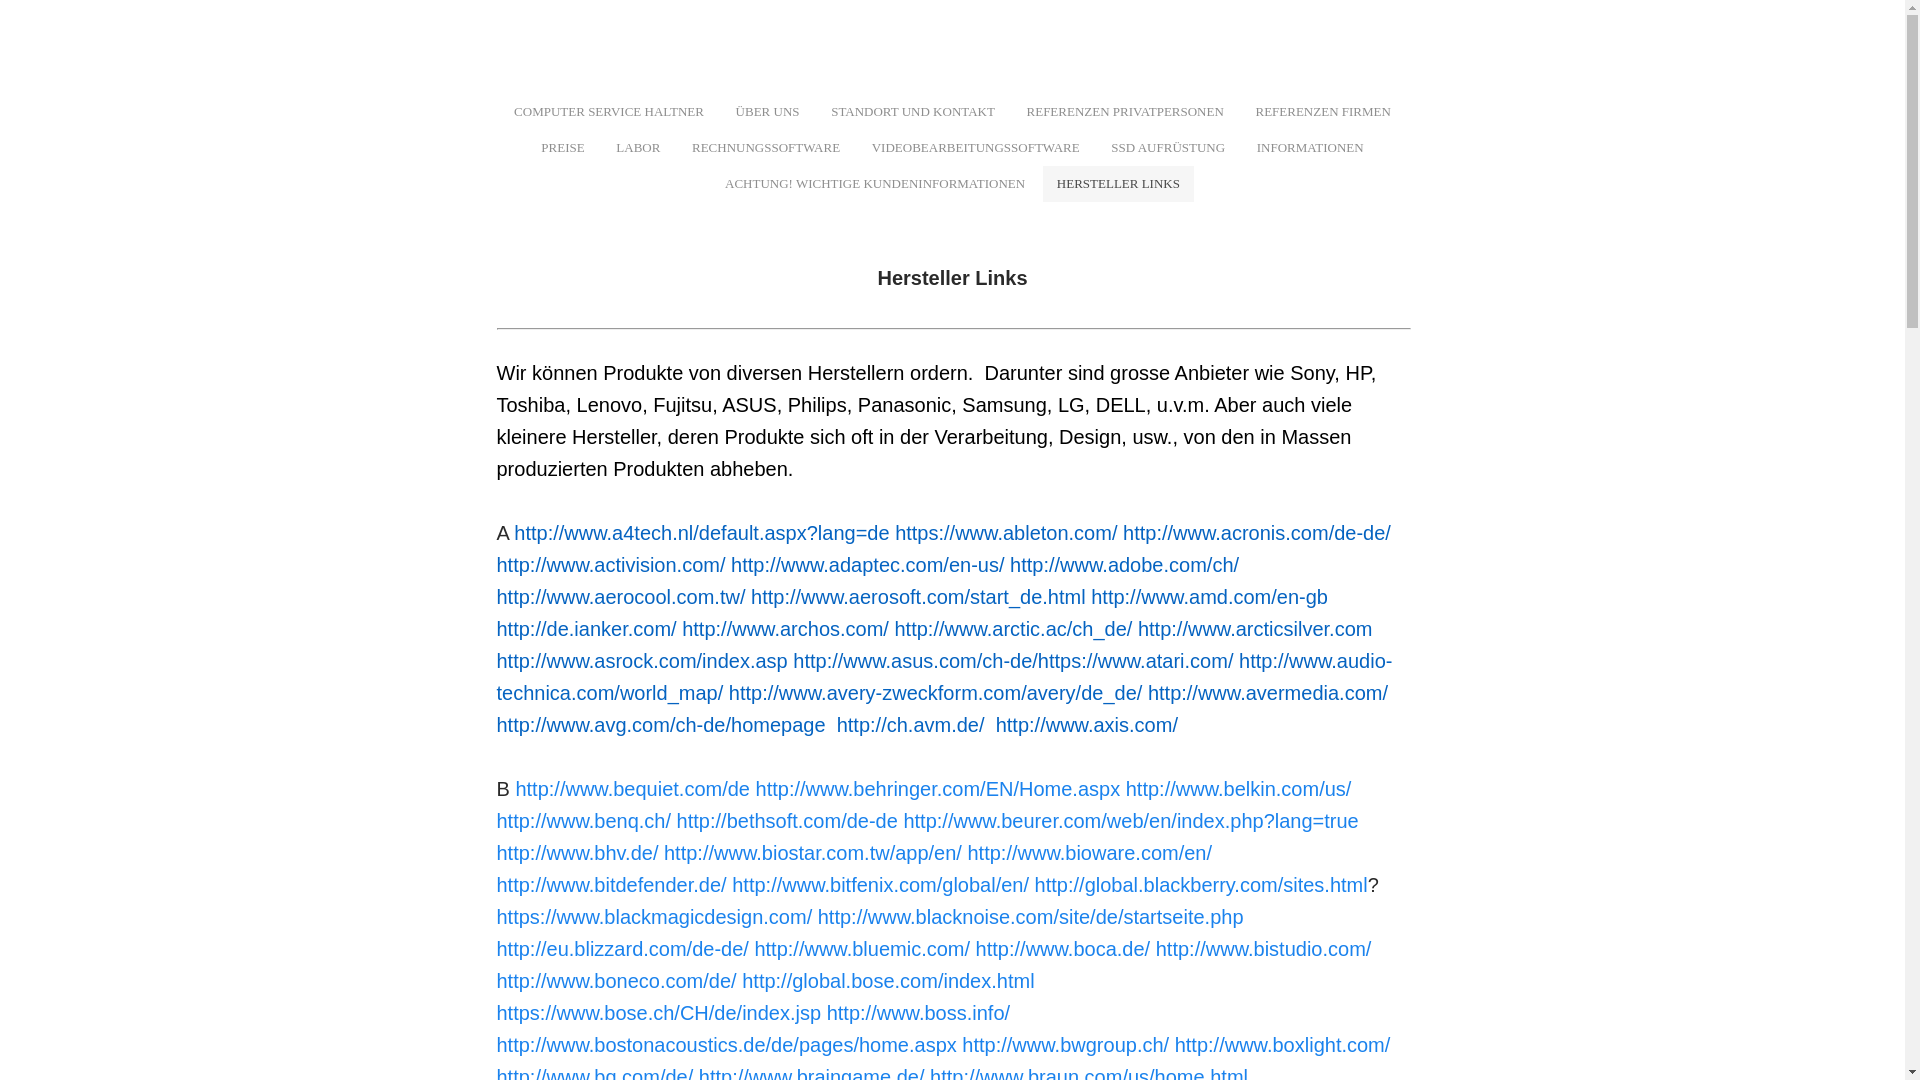  Describe the element at coordinates (609, 564) in the screenshot. I see `'http://www.activision.com/'` at that location.